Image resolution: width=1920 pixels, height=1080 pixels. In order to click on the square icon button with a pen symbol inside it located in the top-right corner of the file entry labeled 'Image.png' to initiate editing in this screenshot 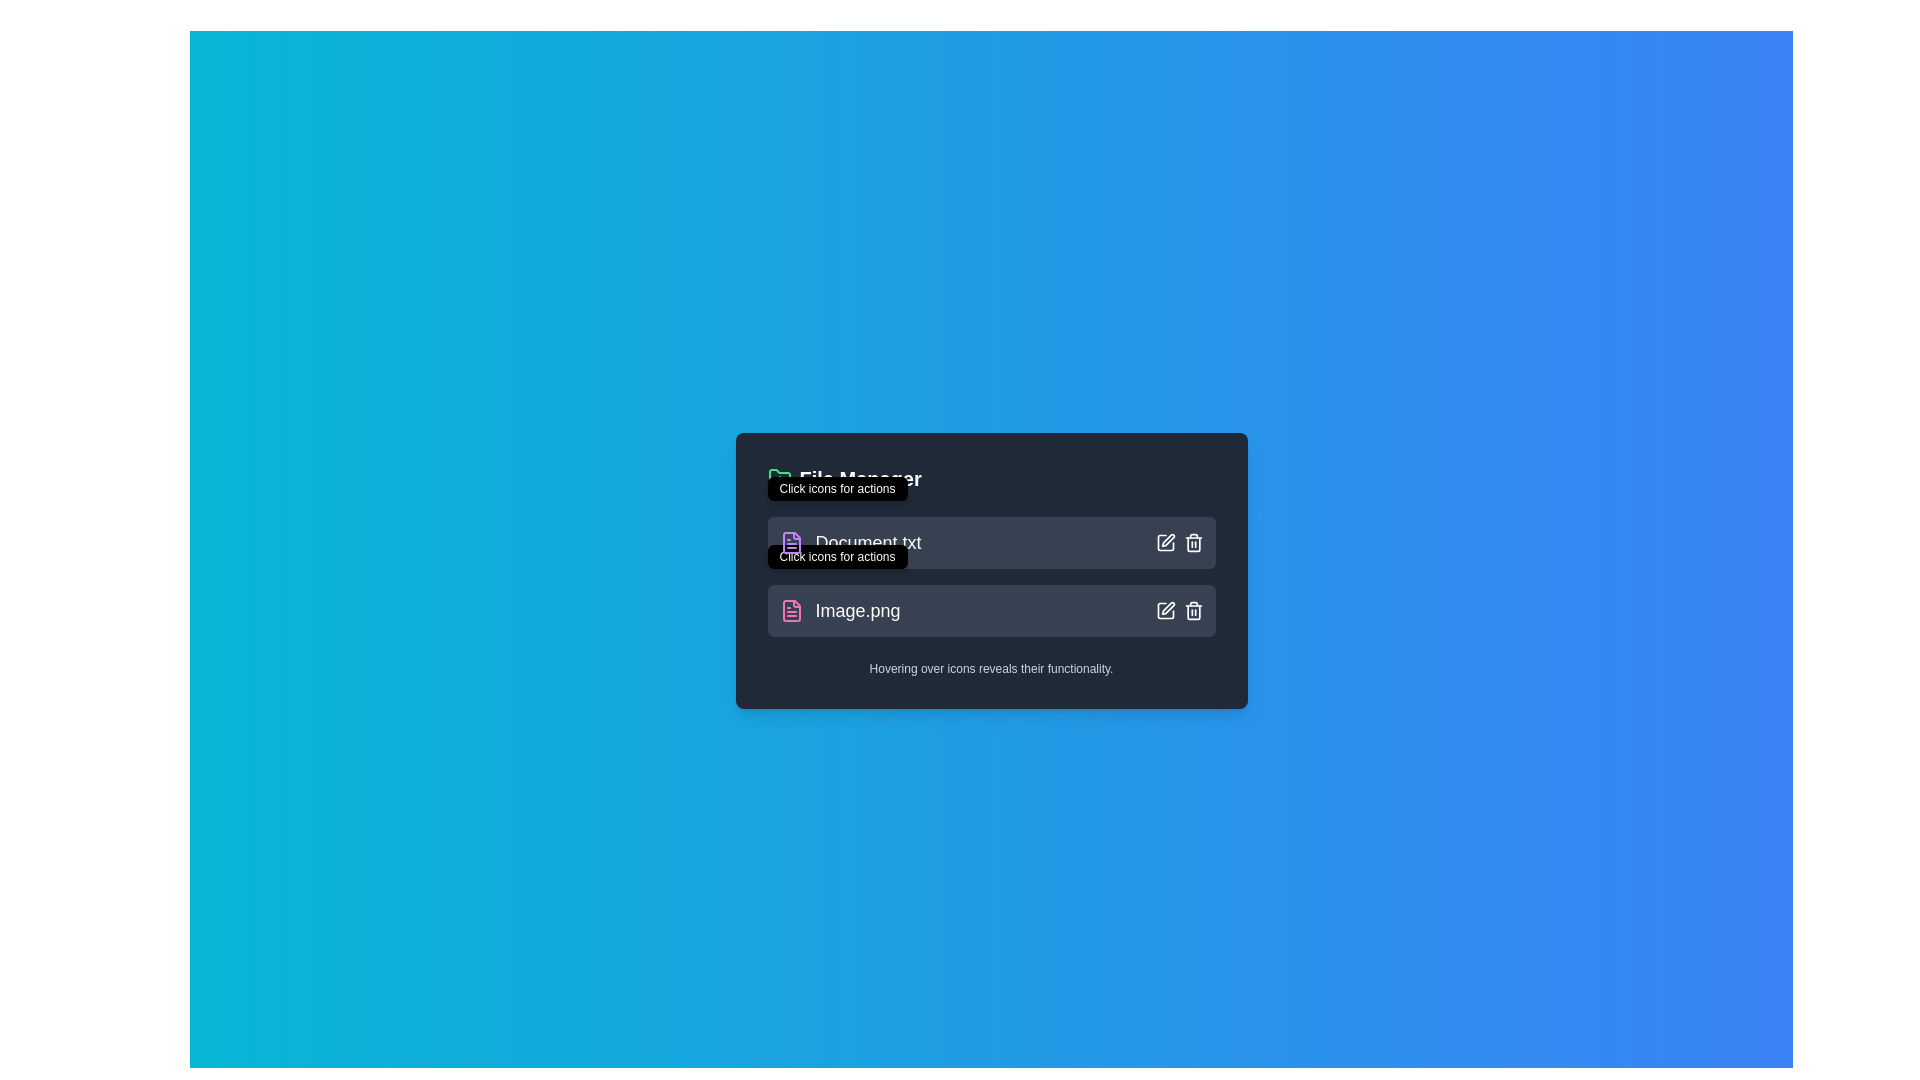, I will do `click(1165, 609)`.